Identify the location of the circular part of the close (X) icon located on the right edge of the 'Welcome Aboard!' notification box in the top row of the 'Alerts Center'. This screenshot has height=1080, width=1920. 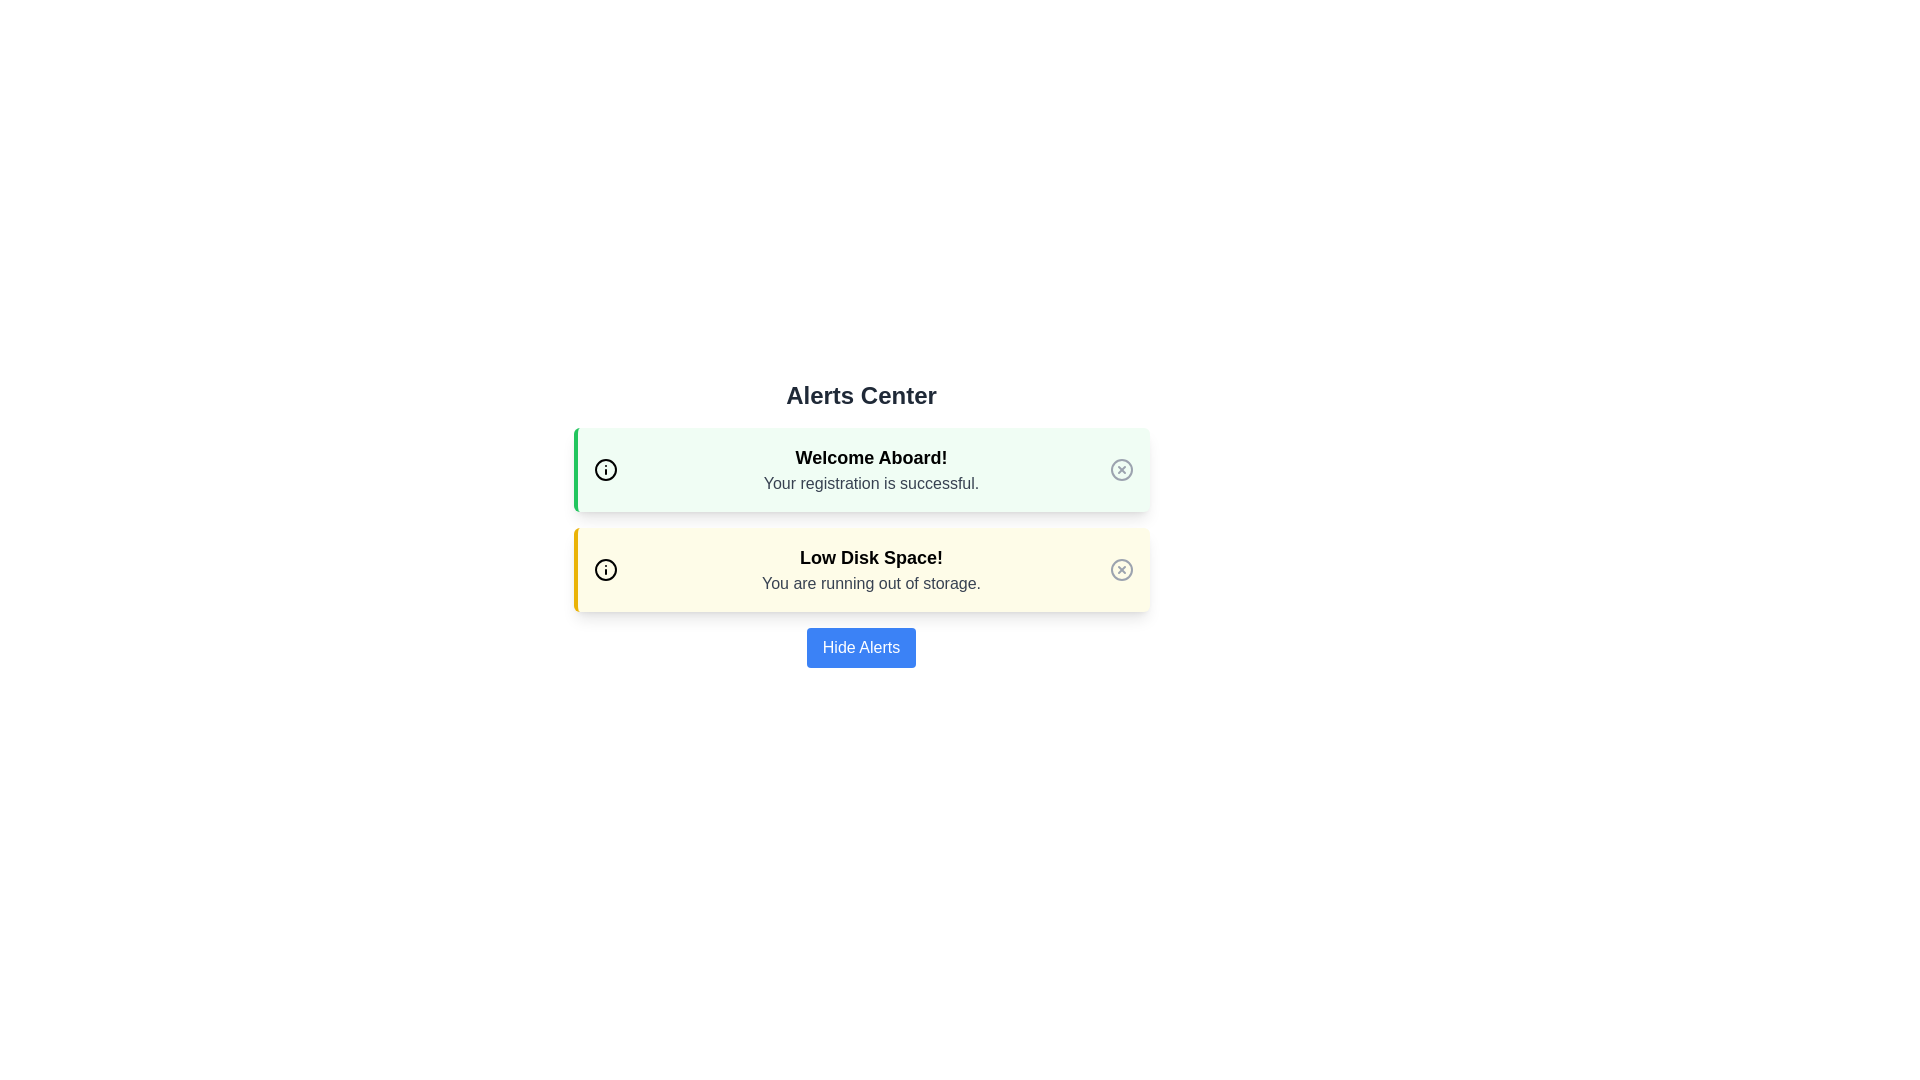
(1121, 470).